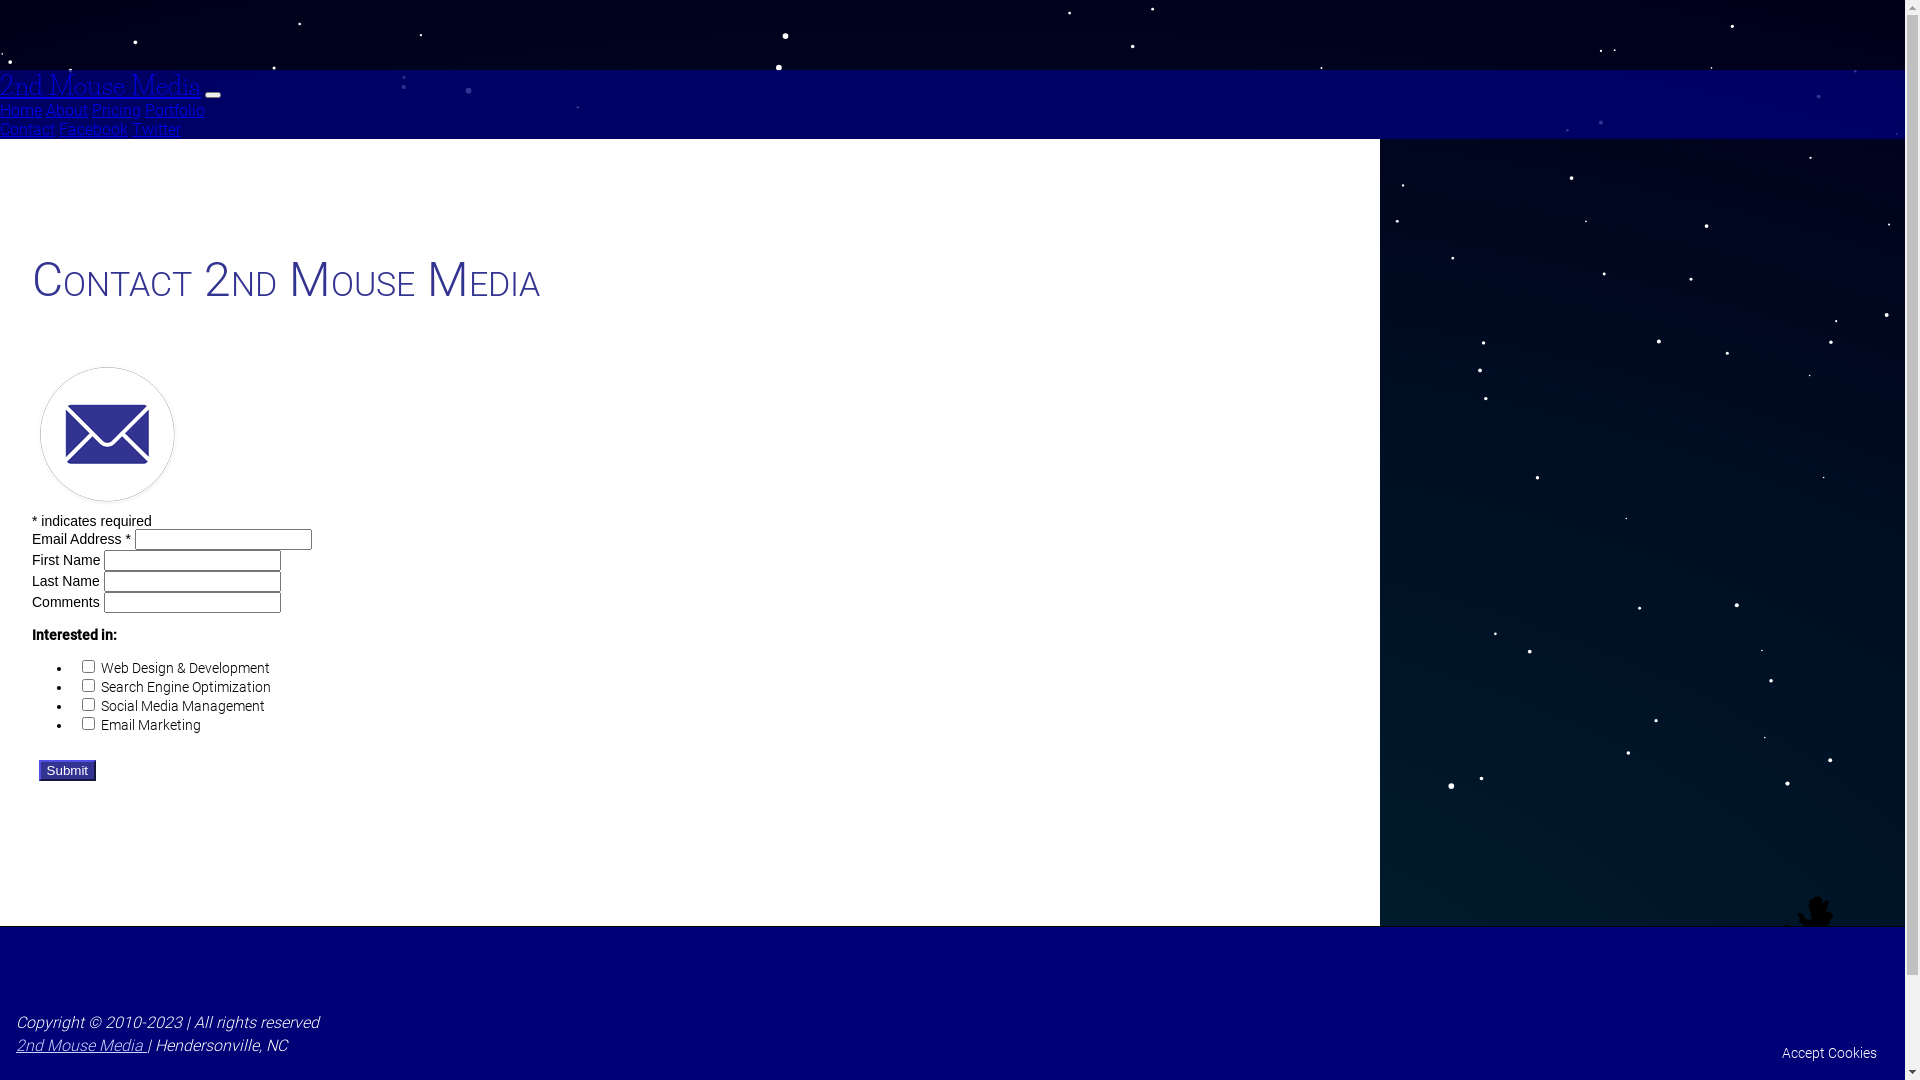  What do you see at coordinates (67, 769) in the screenshot?
I see `'Submit'` at bounding box center [67, 769].